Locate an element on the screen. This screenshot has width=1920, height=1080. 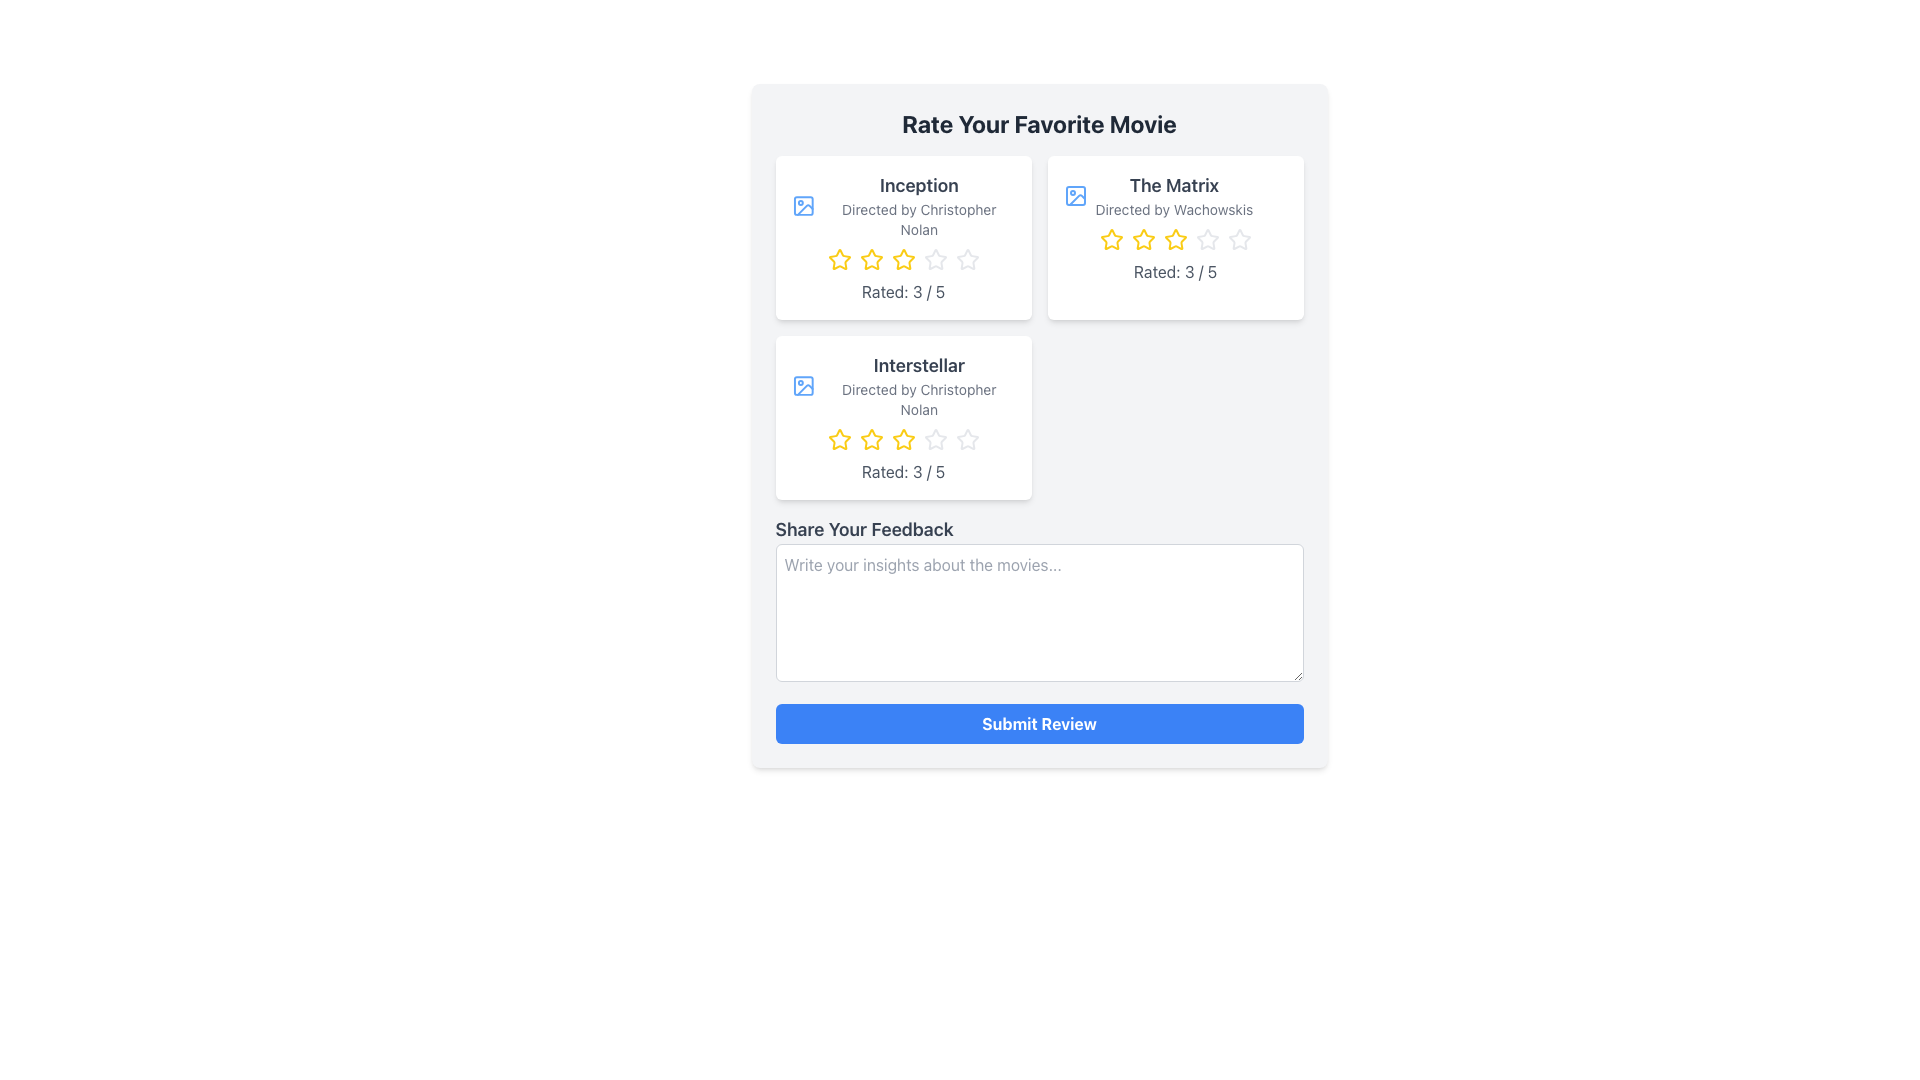
the submit button located at the bottom of the central layout is located at coordinates (1039, 724).